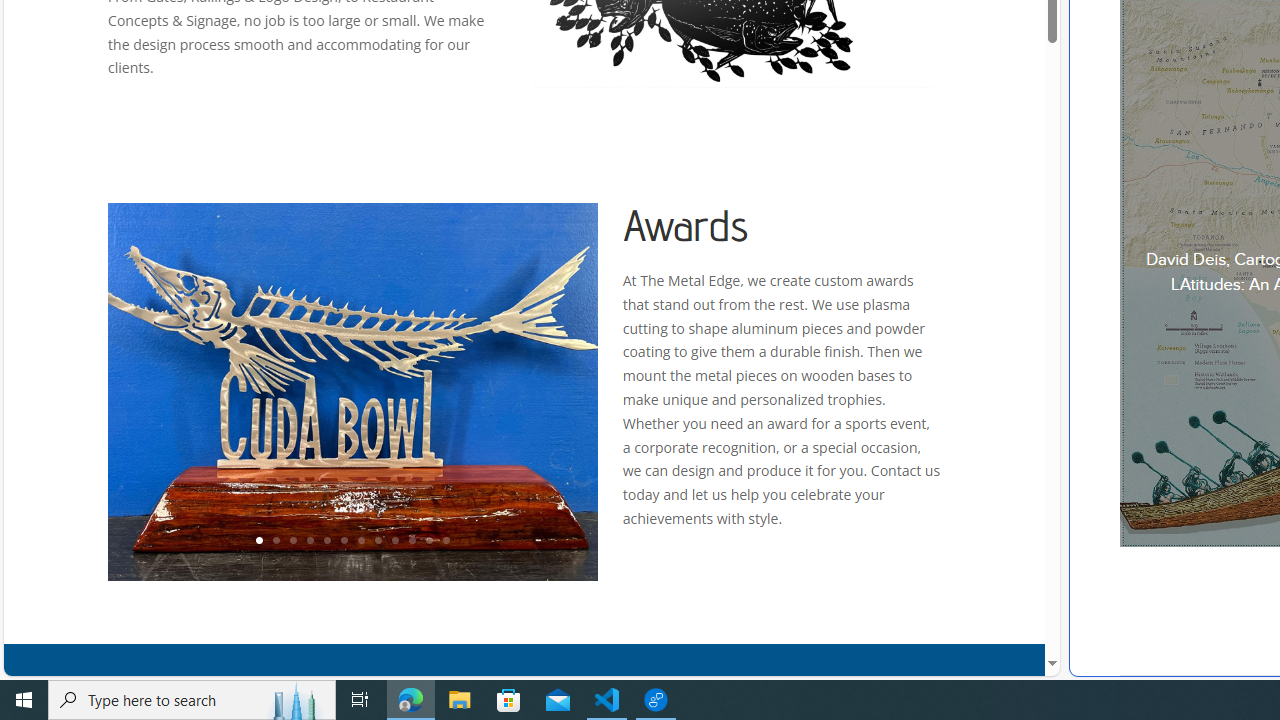  What do you see at coordinates (327, 541) in the screenshot?
I see `'5'` at bounding box center [327, 541].